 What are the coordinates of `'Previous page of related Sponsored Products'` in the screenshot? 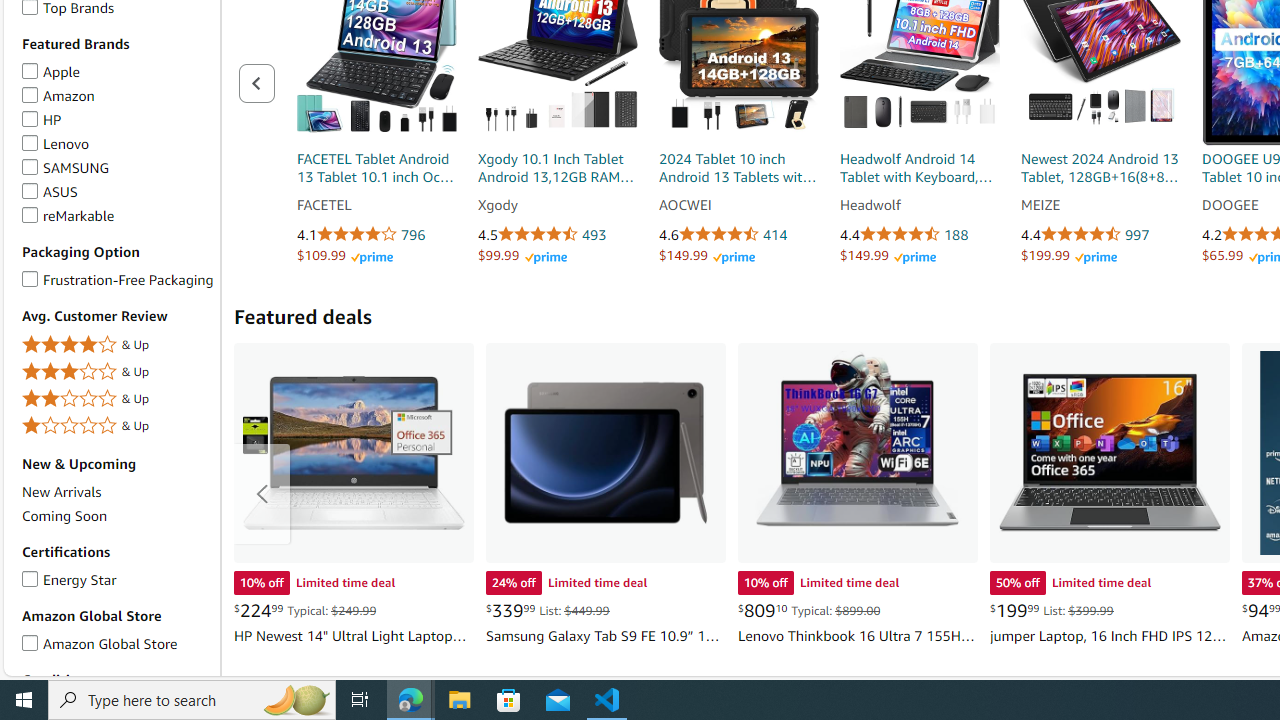 It's located at (256, 82).